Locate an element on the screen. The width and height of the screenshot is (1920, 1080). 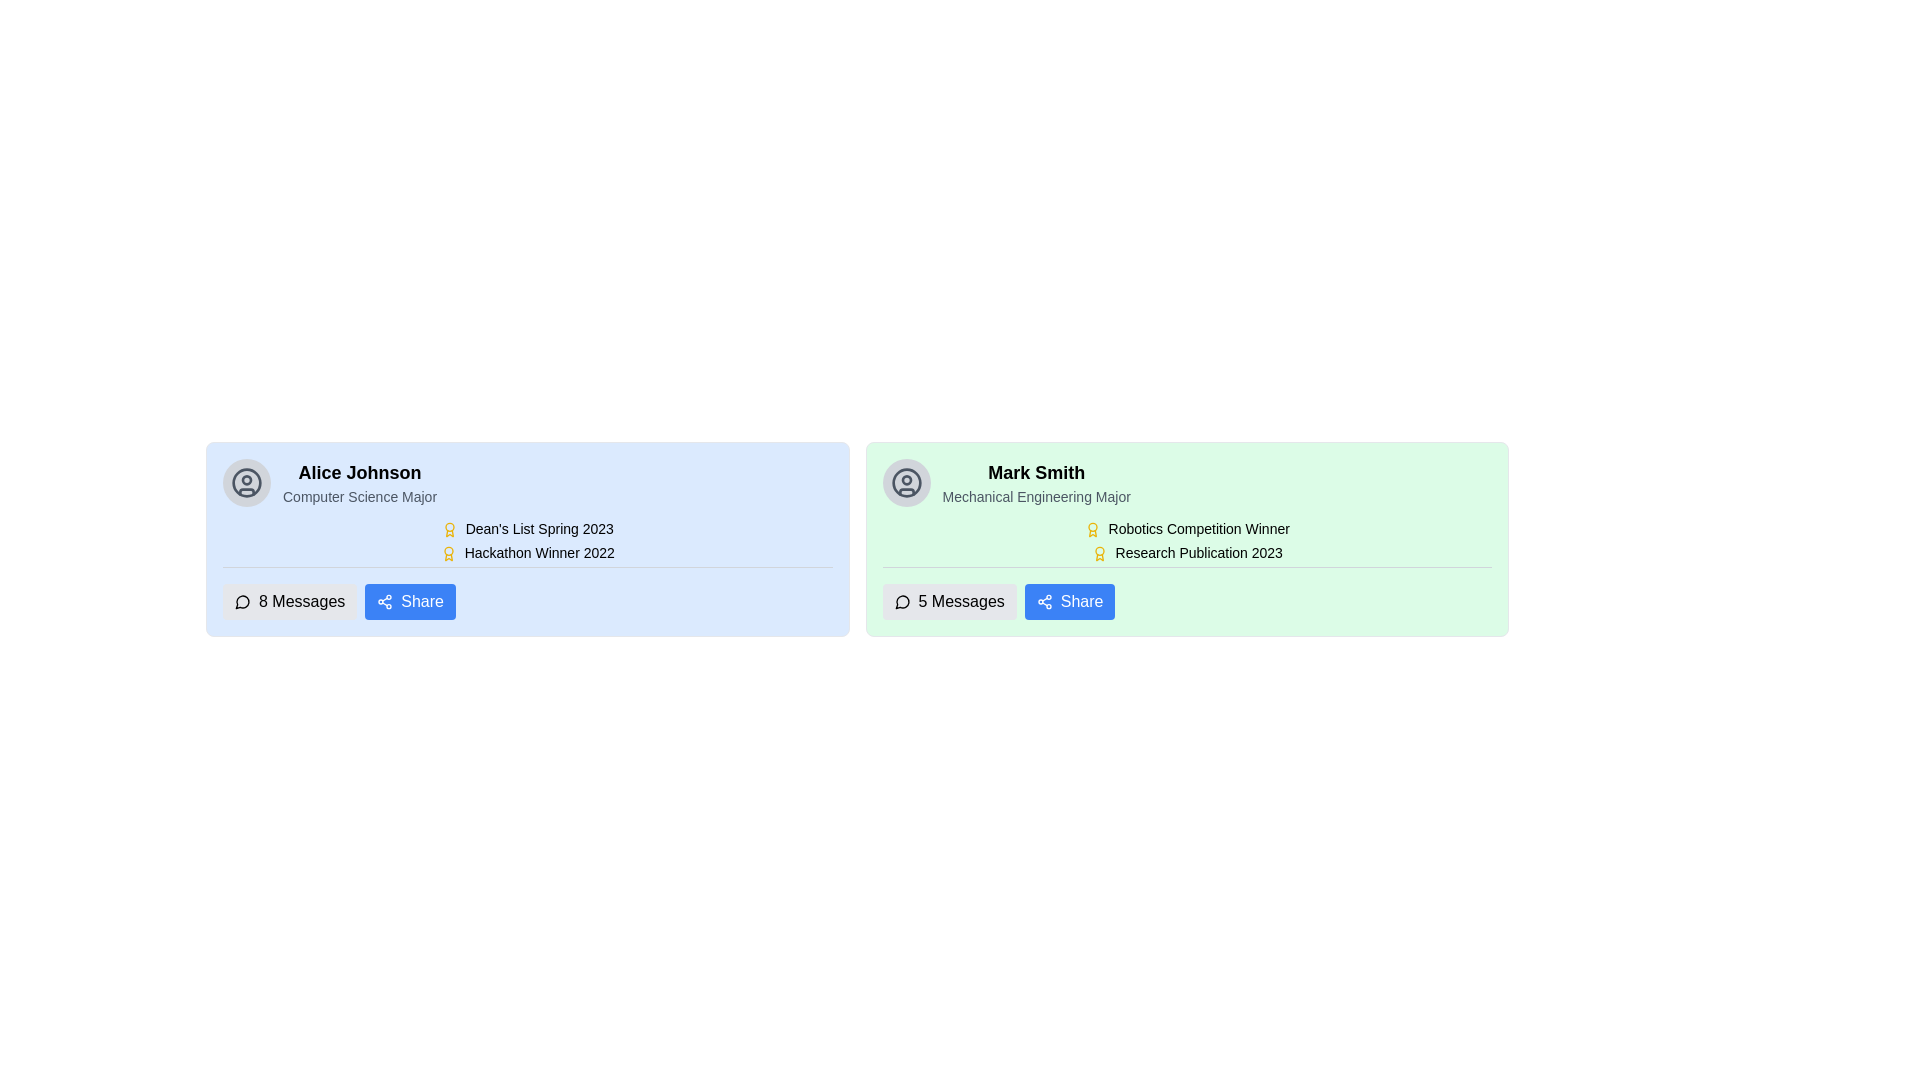
the circular speech bubble icon located to the left of the '8 Messages' text within the button in the blue profile section for 'Alice Johnson' is located at coordinates (242, 600).